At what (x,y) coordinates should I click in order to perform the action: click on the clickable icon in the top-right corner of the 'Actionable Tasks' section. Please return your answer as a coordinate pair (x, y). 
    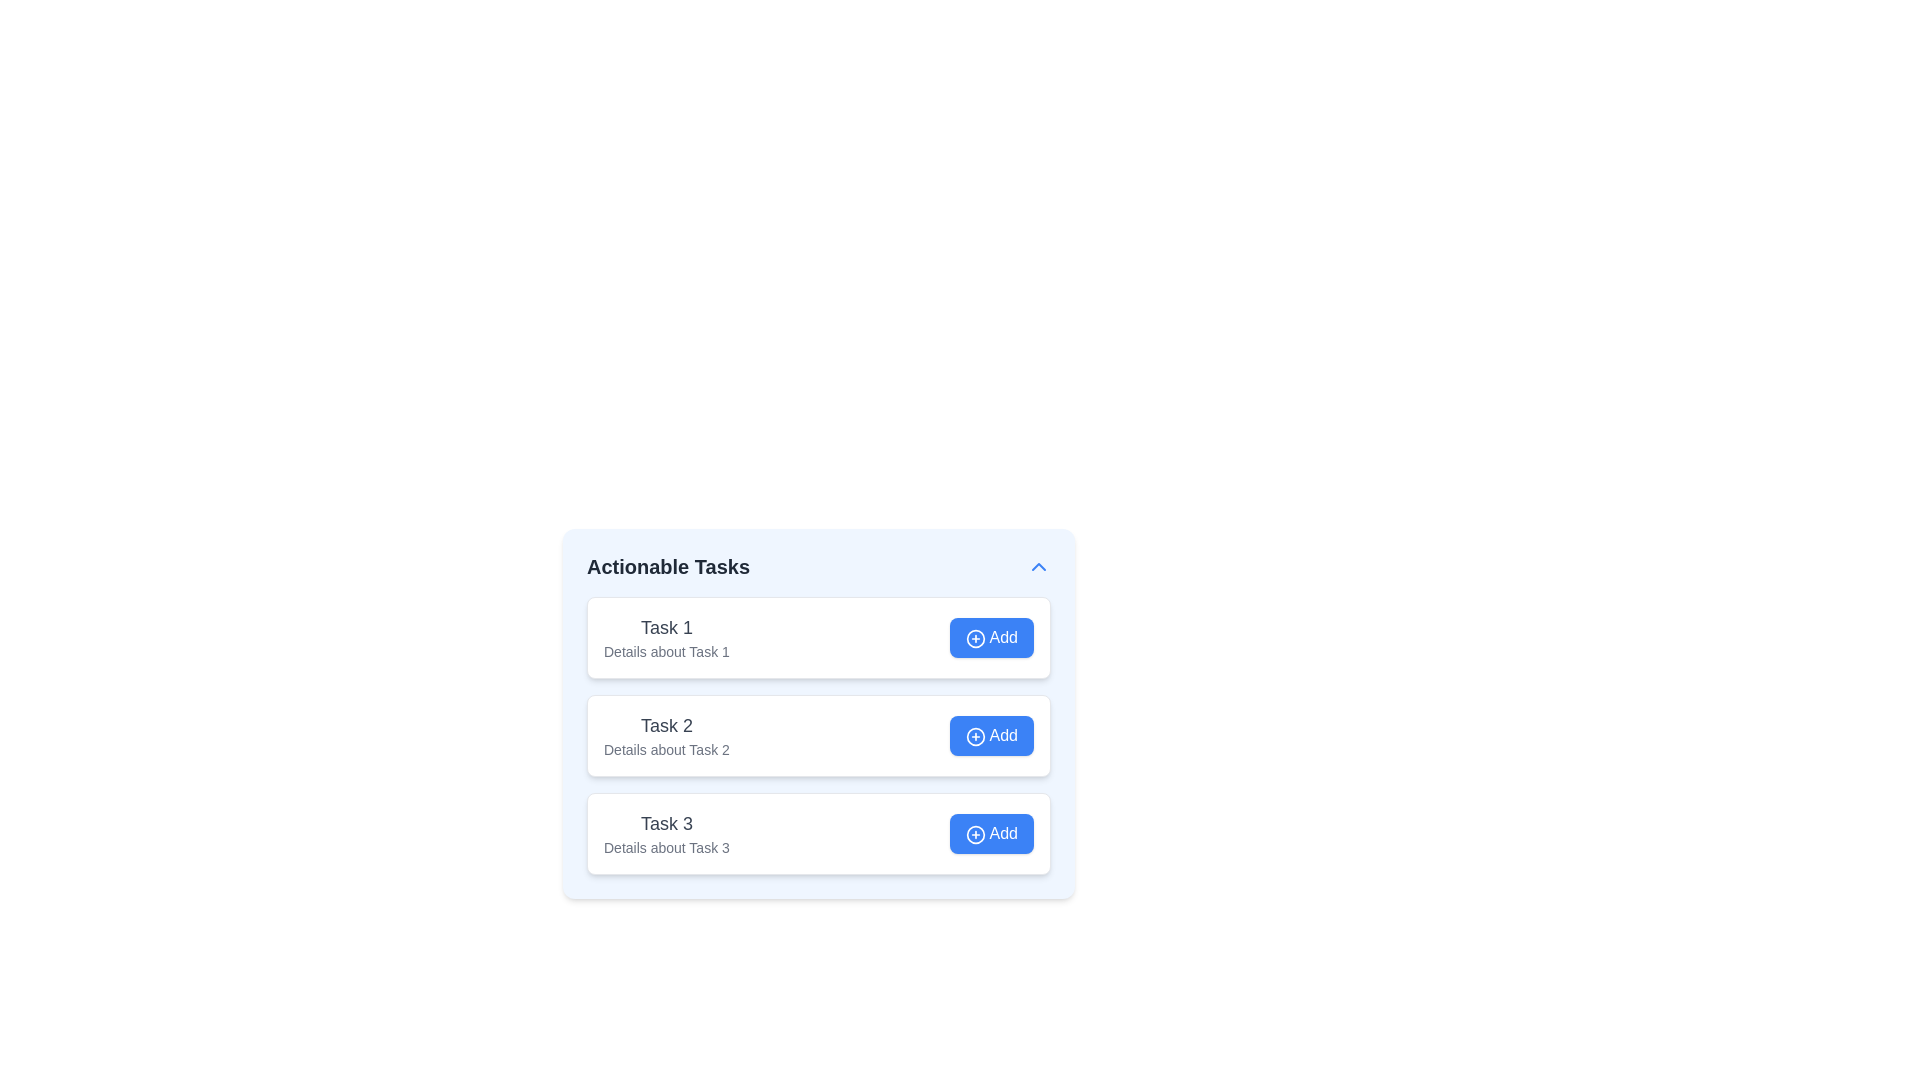
    Looking at the image, I should click on (1038, 567).